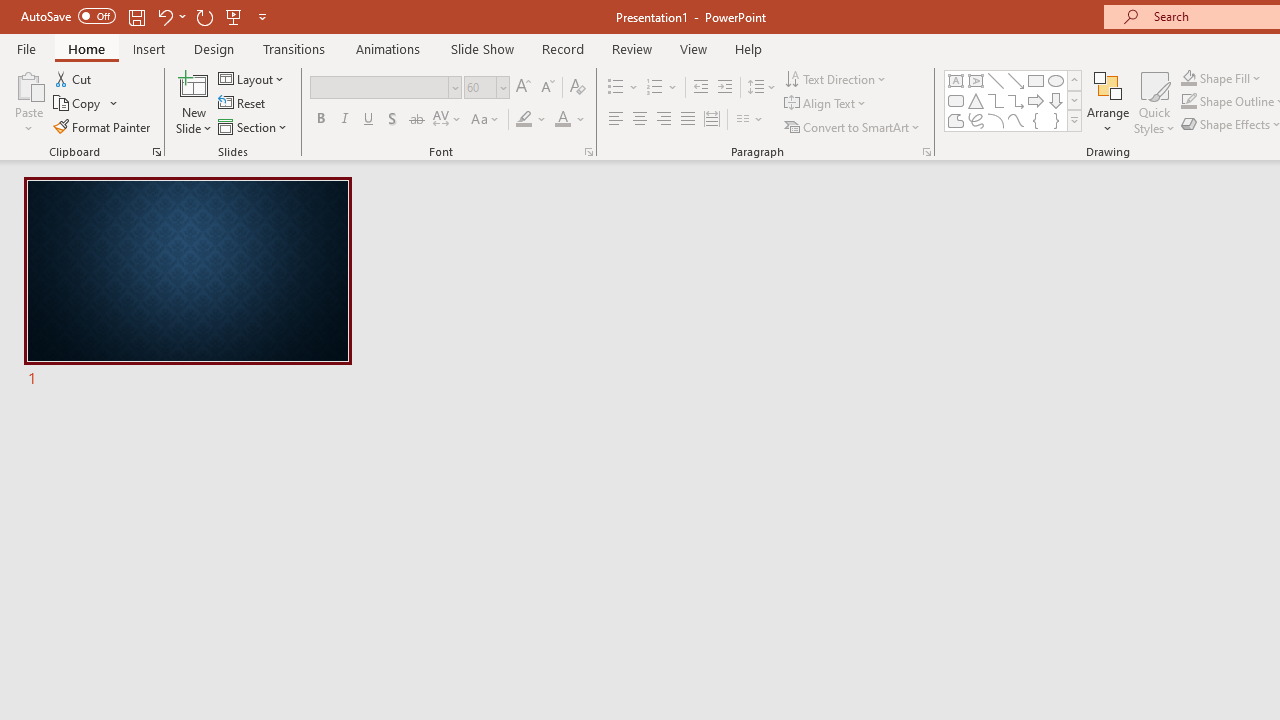 The width and height of the screenshot is (1280, 720). I want to click on 'Font...', so click(587, 150).